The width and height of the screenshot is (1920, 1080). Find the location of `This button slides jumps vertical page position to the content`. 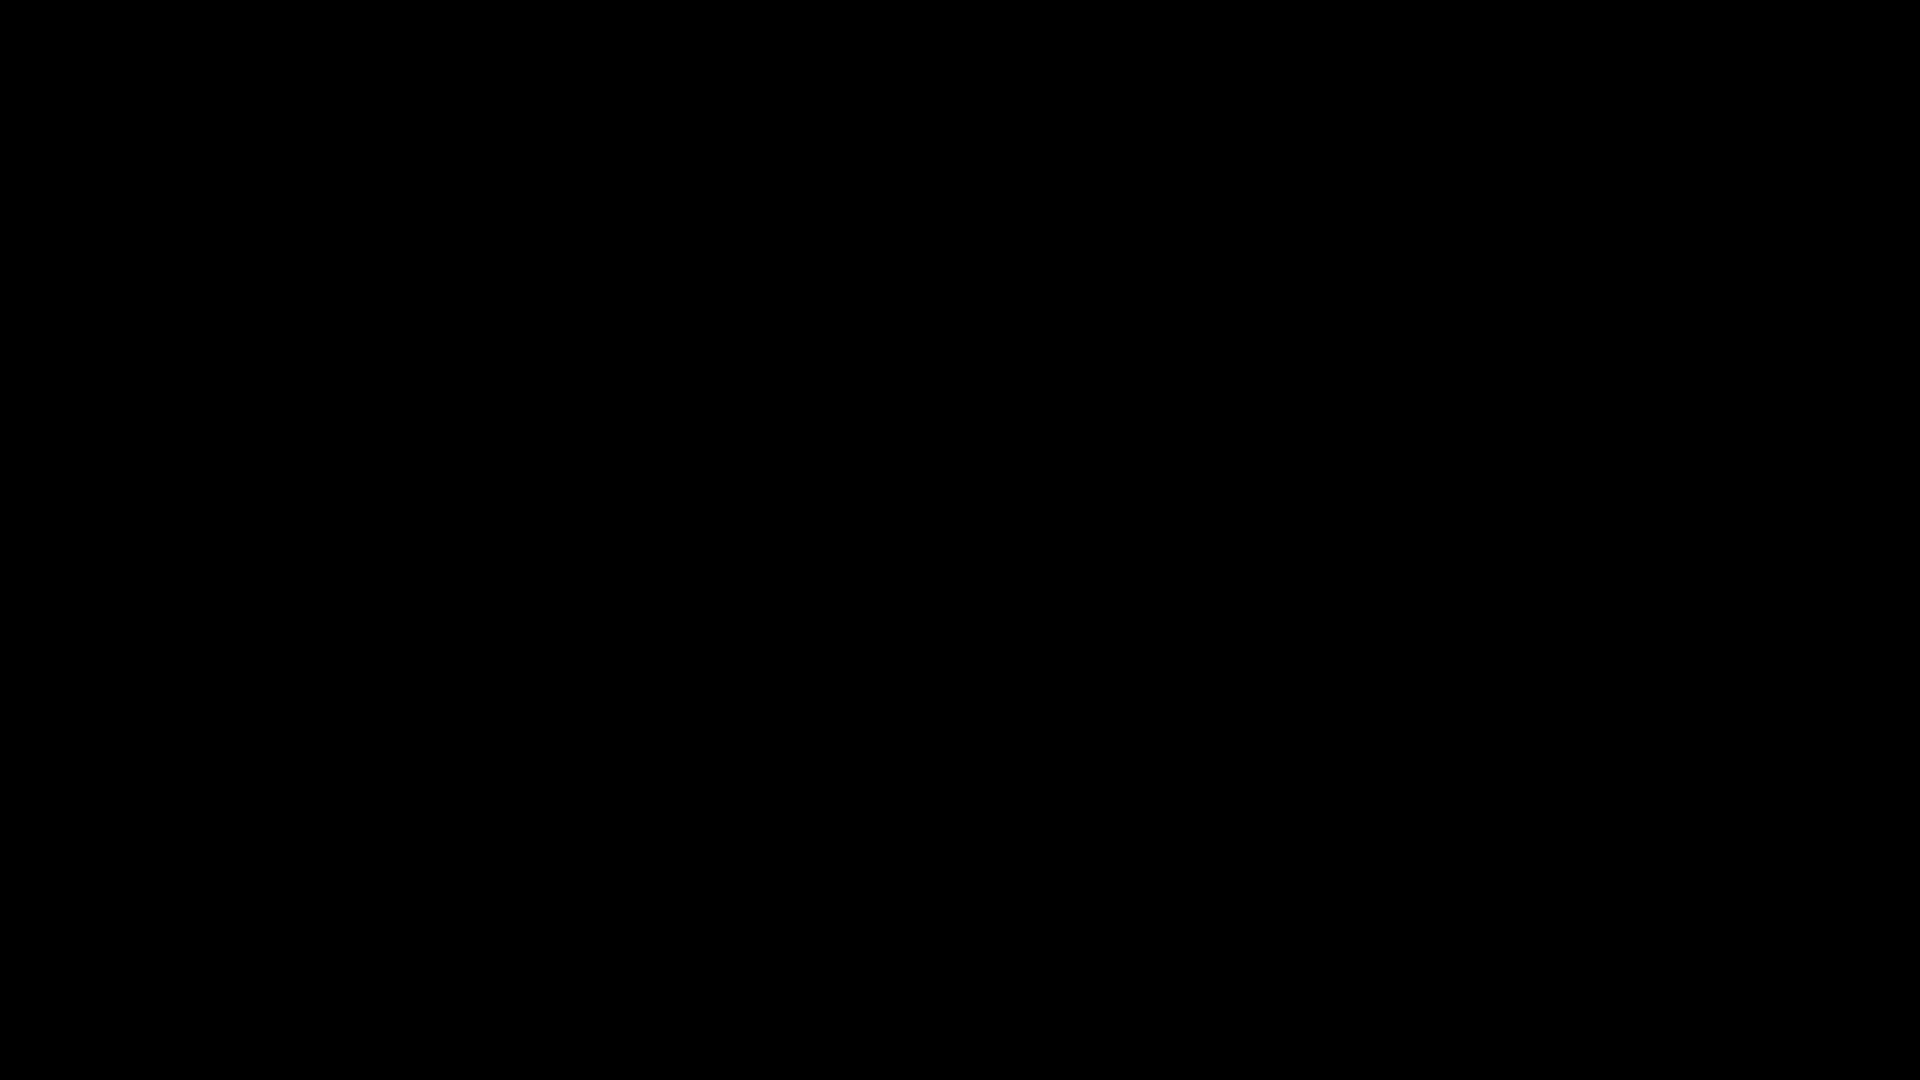

This button slides jumps vertical page position to the content is located at coordinates (984, 1014).